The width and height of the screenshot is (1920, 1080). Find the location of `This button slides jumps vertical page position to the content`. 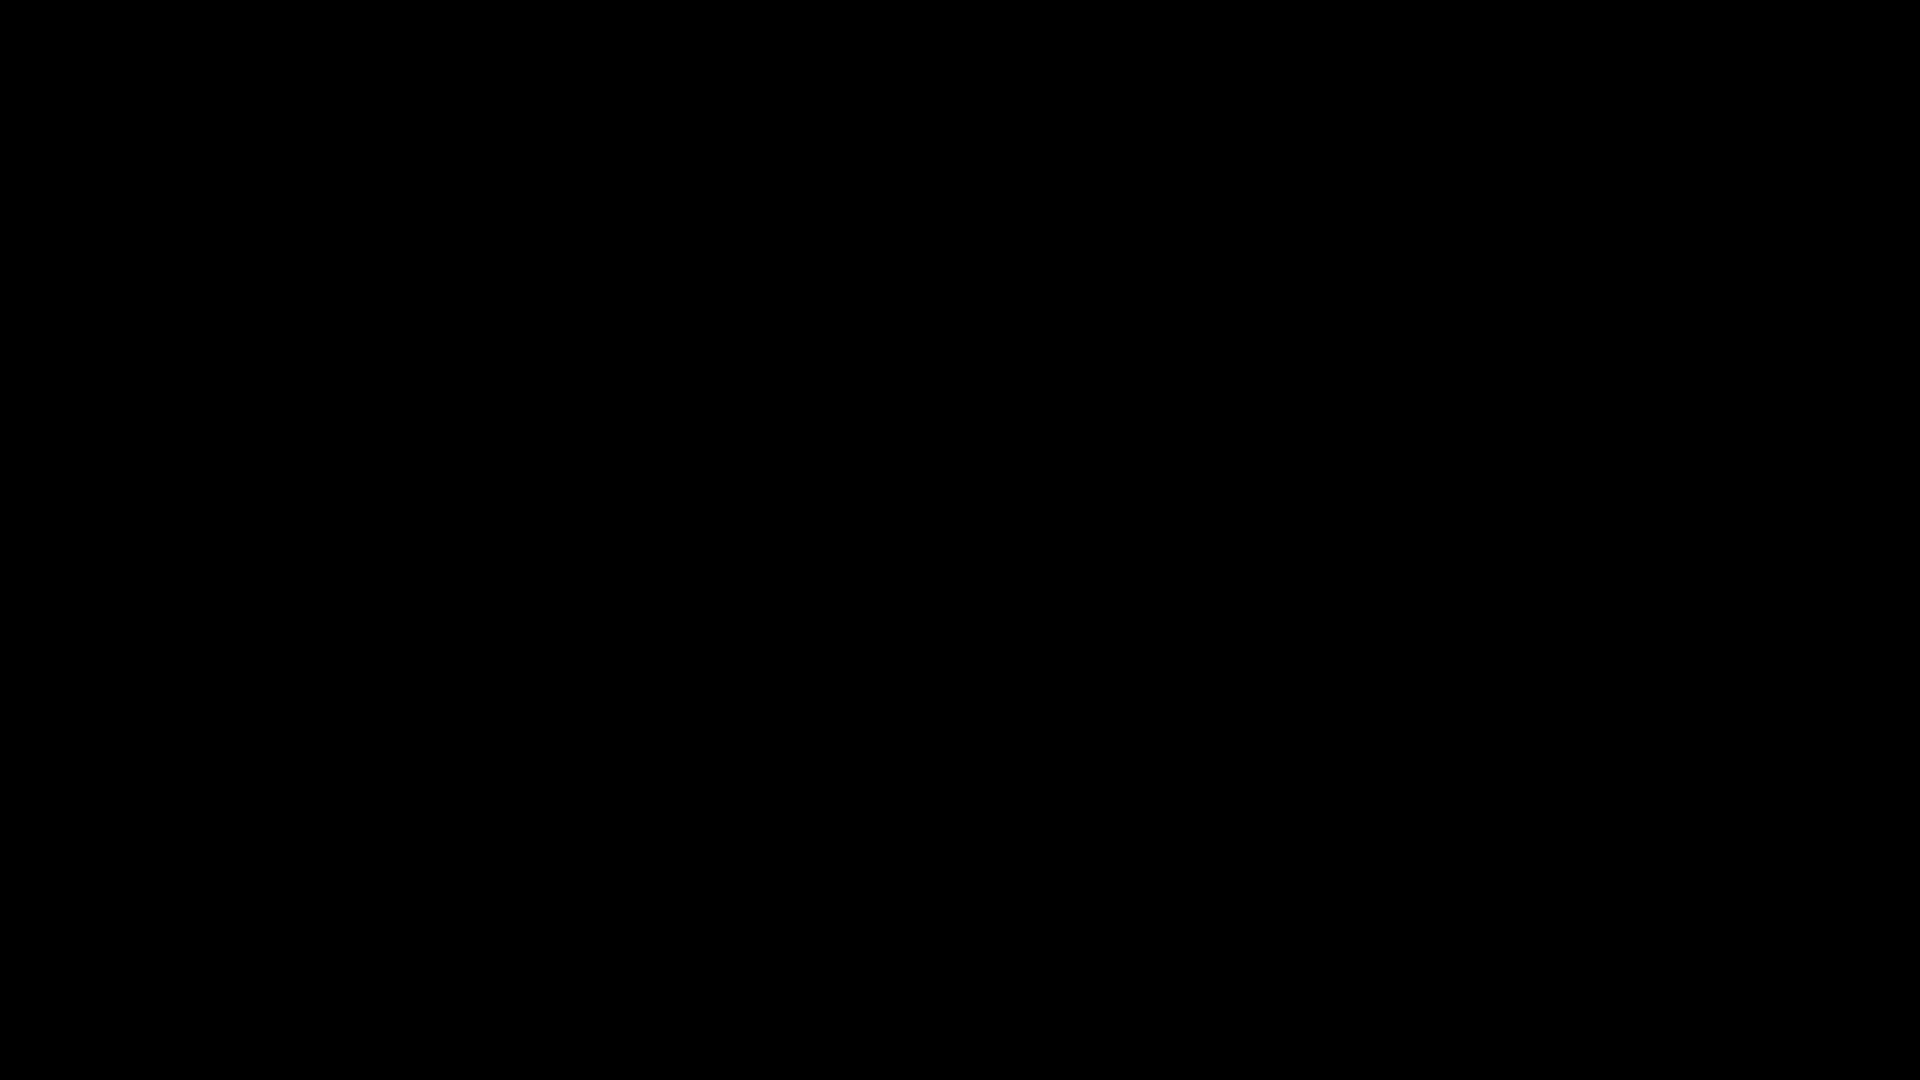

This button slides jumps vertical page position to the content is located at coordinates (984, 1014).